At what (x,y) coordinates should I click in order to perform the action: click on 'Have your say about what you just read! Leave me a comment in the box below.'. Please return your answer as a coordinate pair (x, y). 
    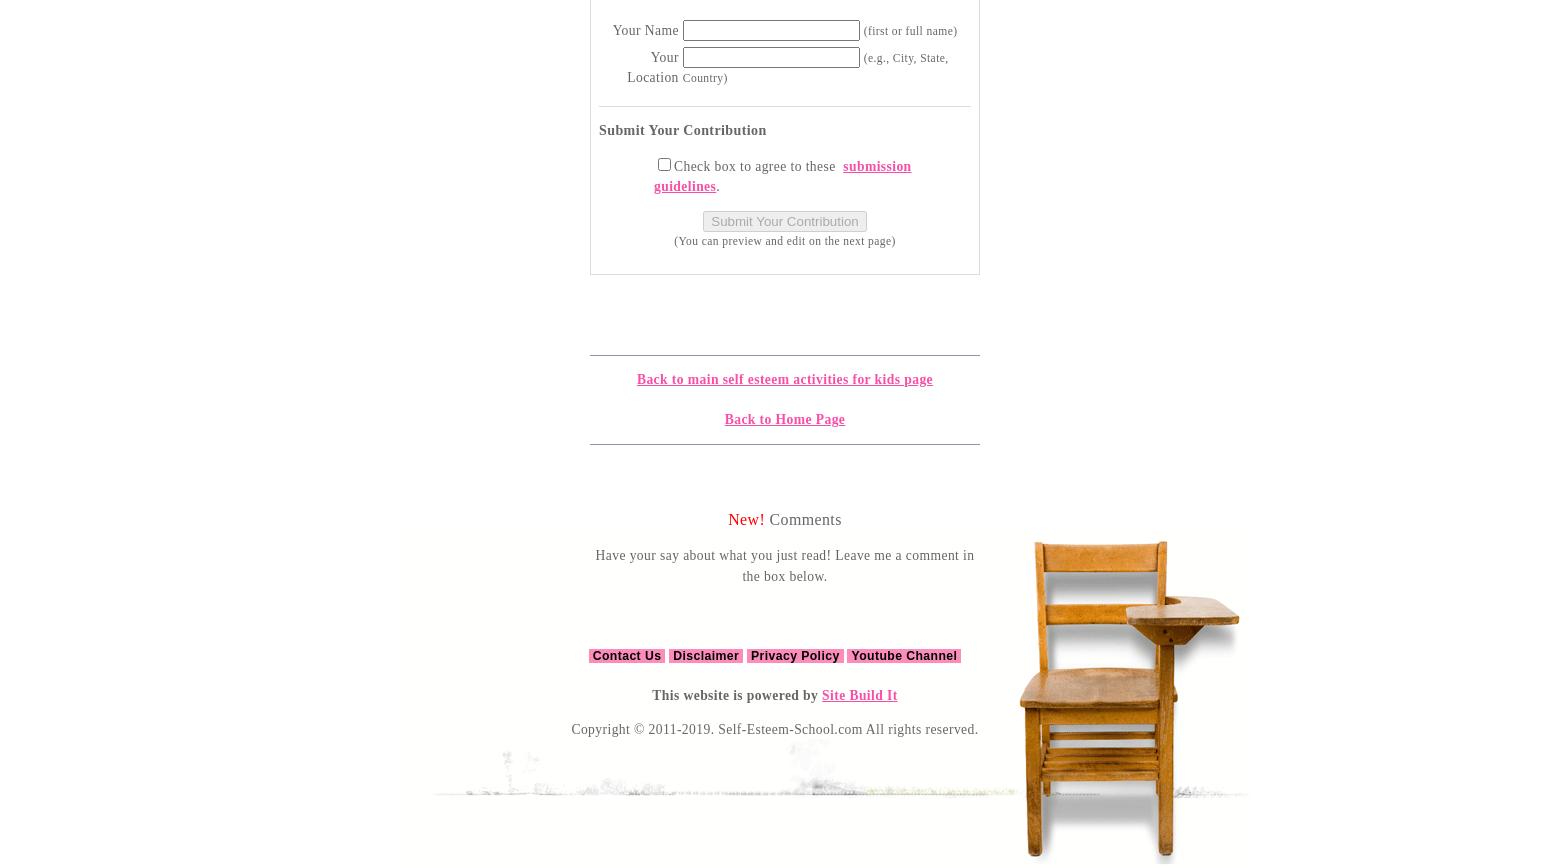
    Looking at the image, I should click on (783, 565).